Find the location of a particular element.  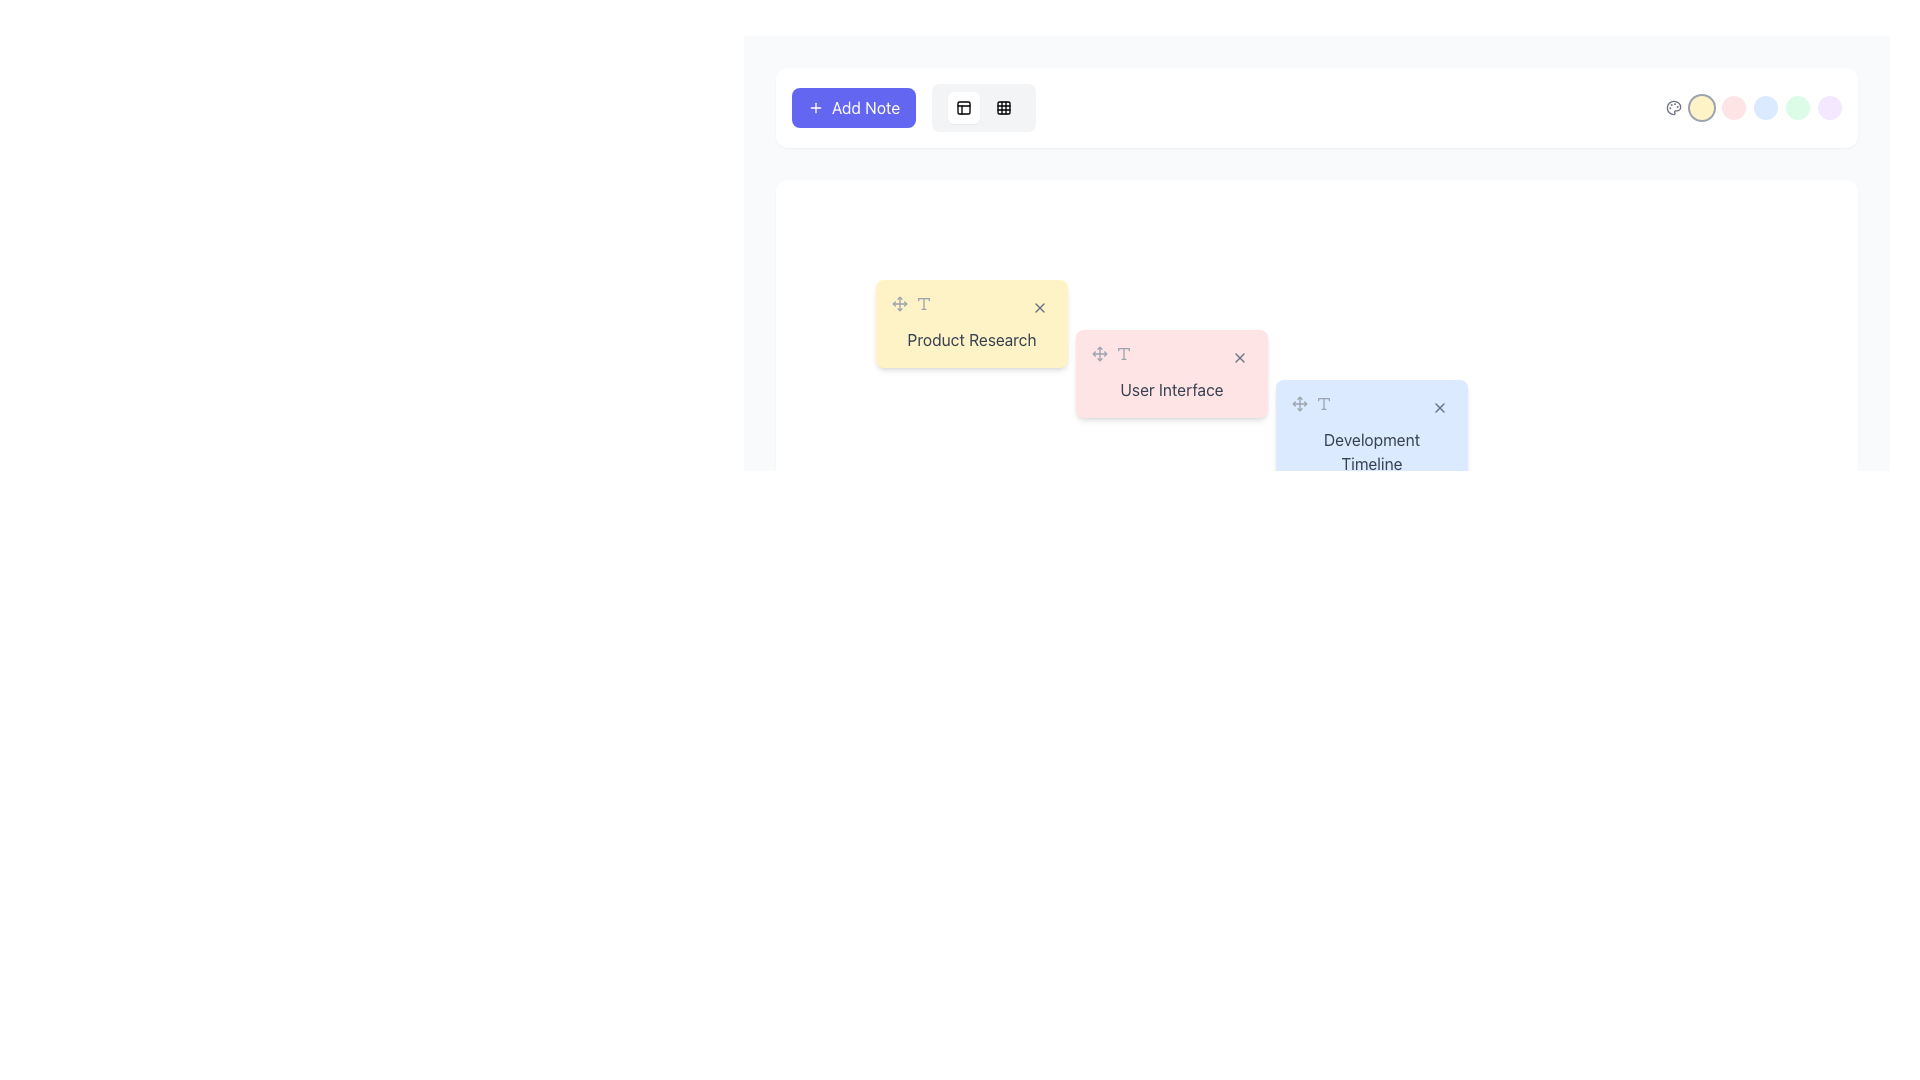

the Icon group consisting of a four-direction arrow and a 'T' icon, located within the pink card labeled 'User Interface' is located at coordinates (1111, 353).